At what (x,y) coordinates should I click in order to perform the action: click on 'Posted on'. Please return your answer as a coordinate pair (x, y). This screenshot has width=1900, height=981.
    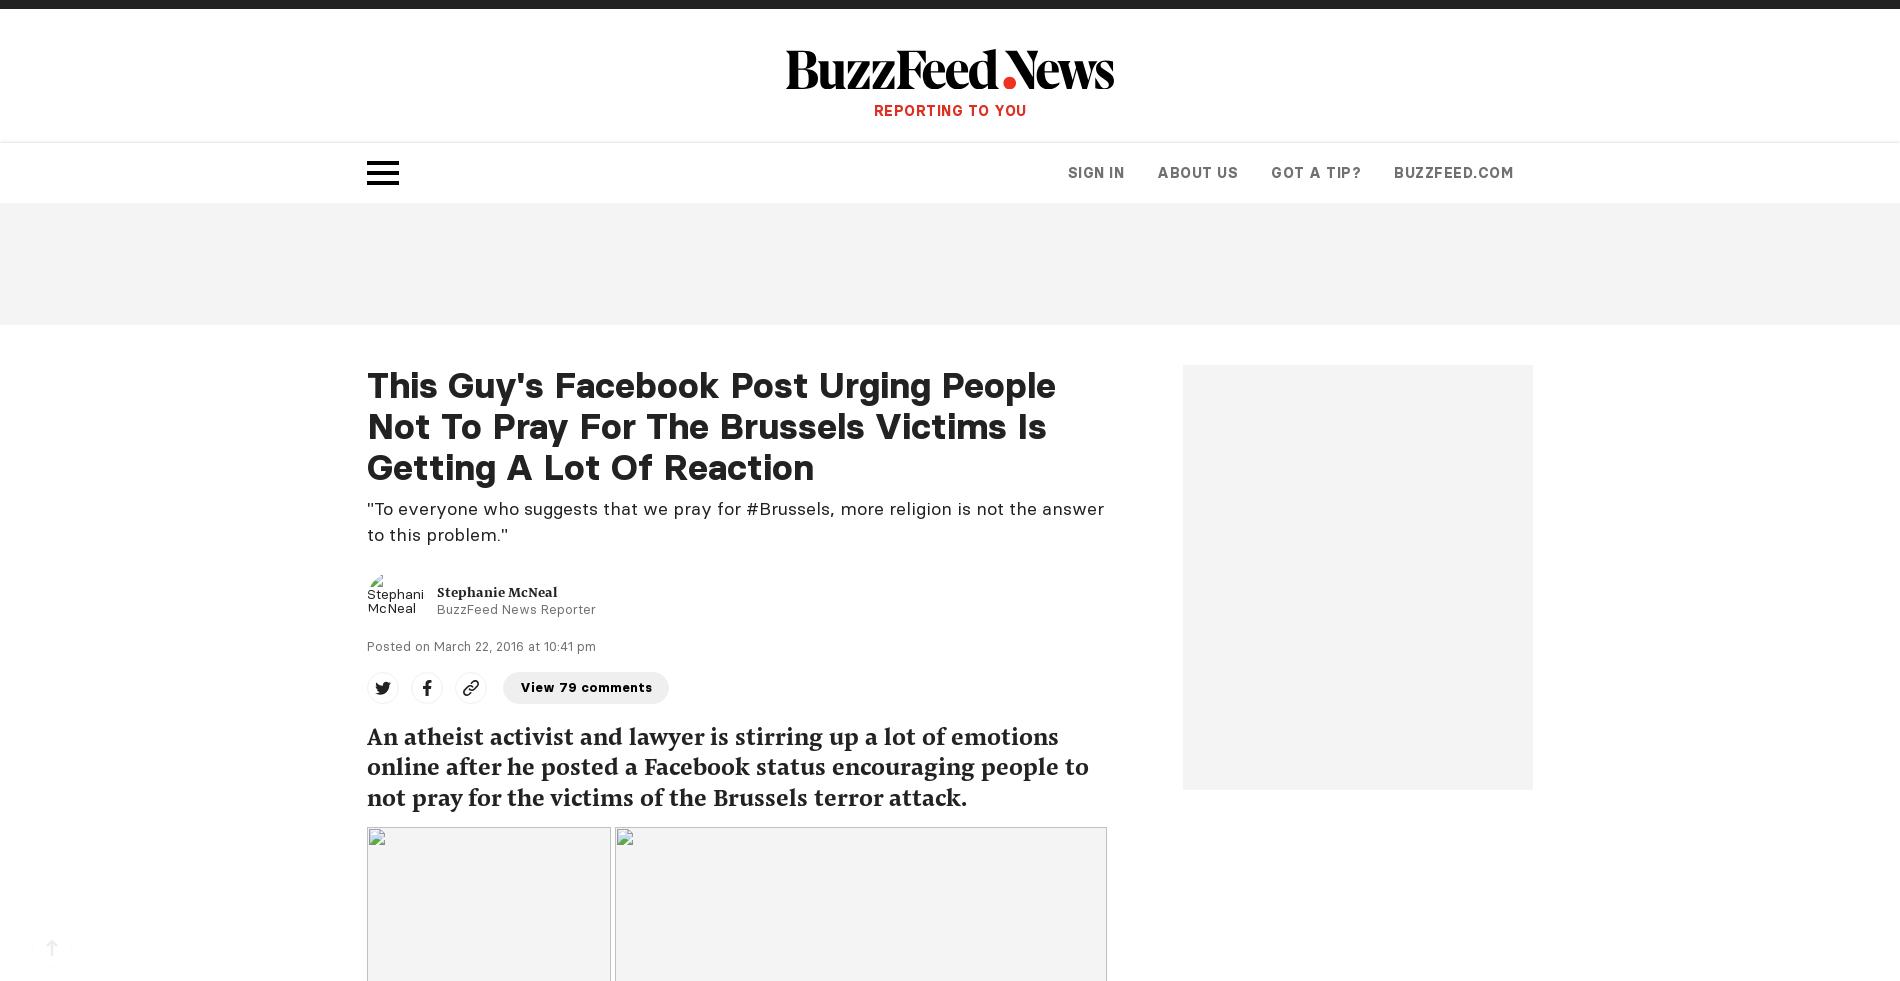
    Looking at the image, I should click on (397, 645).